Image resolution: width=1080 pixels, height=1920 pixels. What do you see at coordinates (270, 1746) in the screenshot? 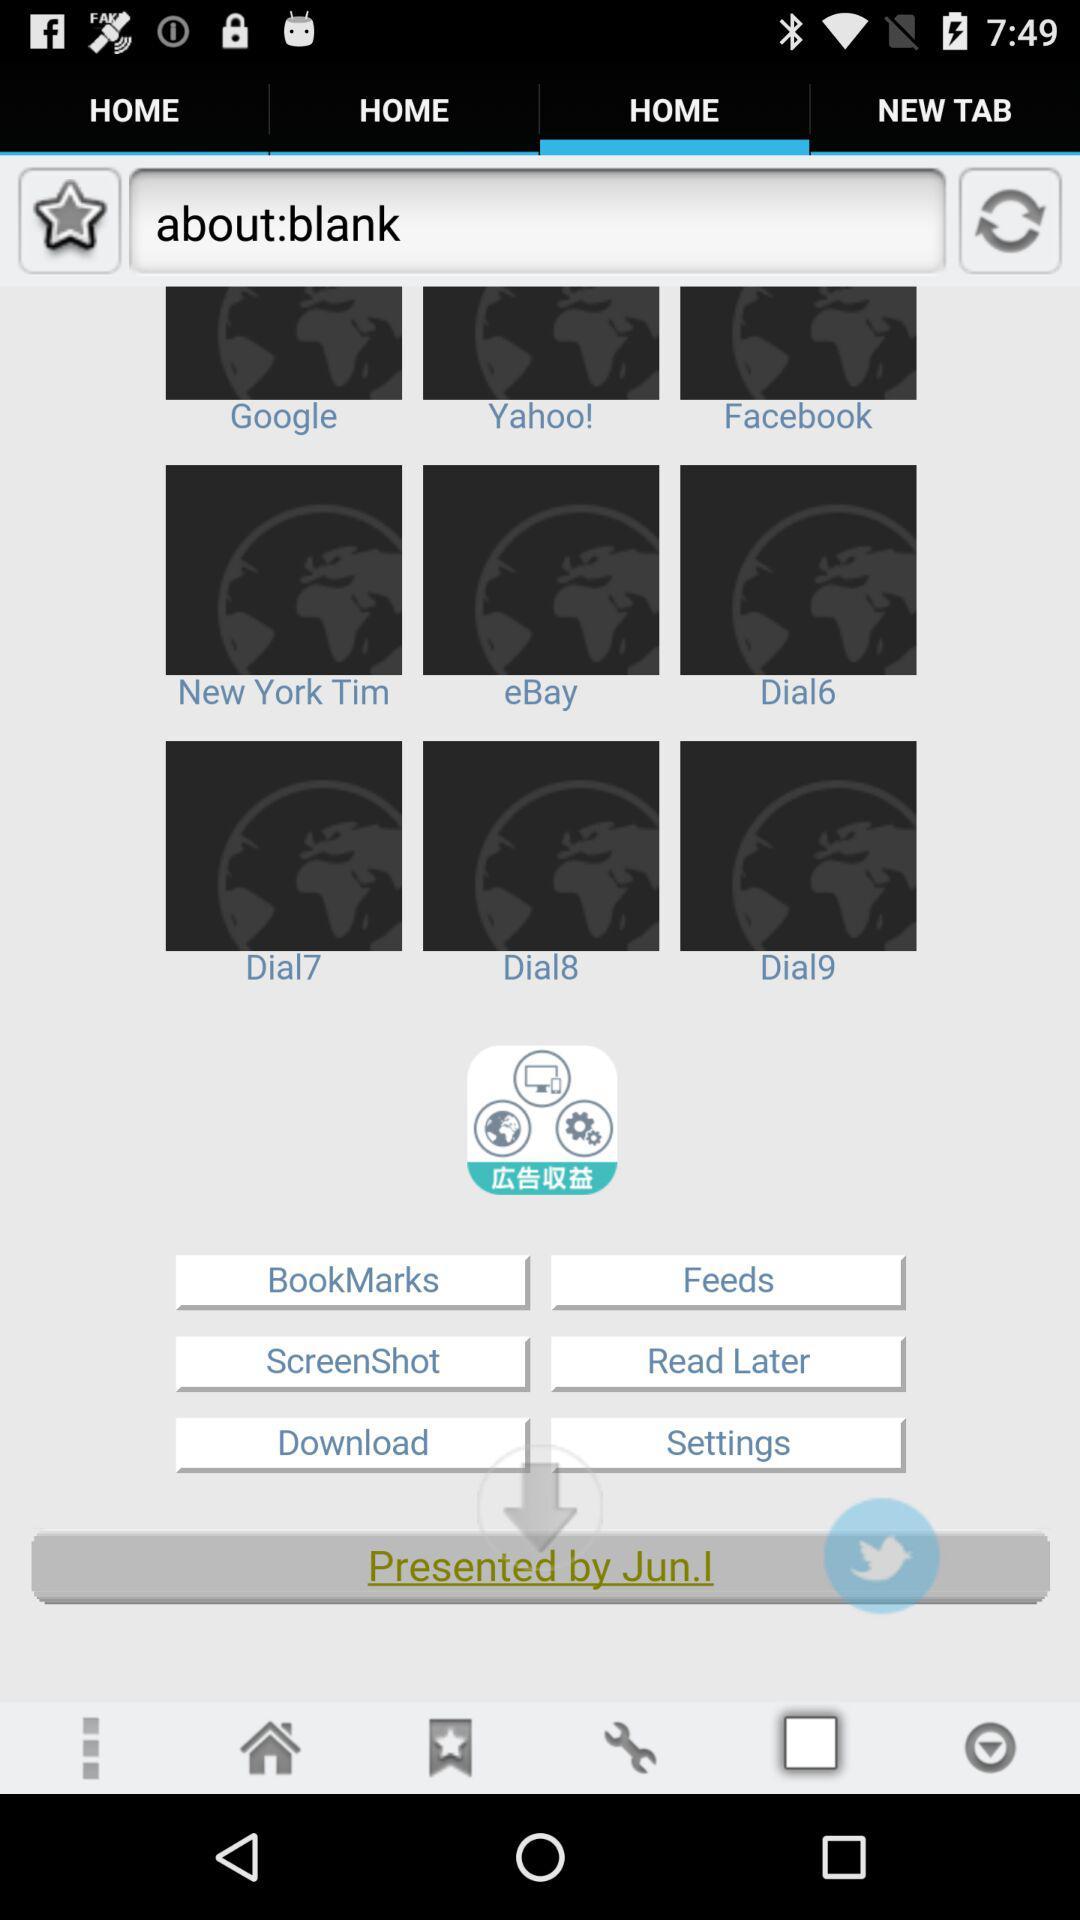
I see `home button` at bounding box center [270, 1746].